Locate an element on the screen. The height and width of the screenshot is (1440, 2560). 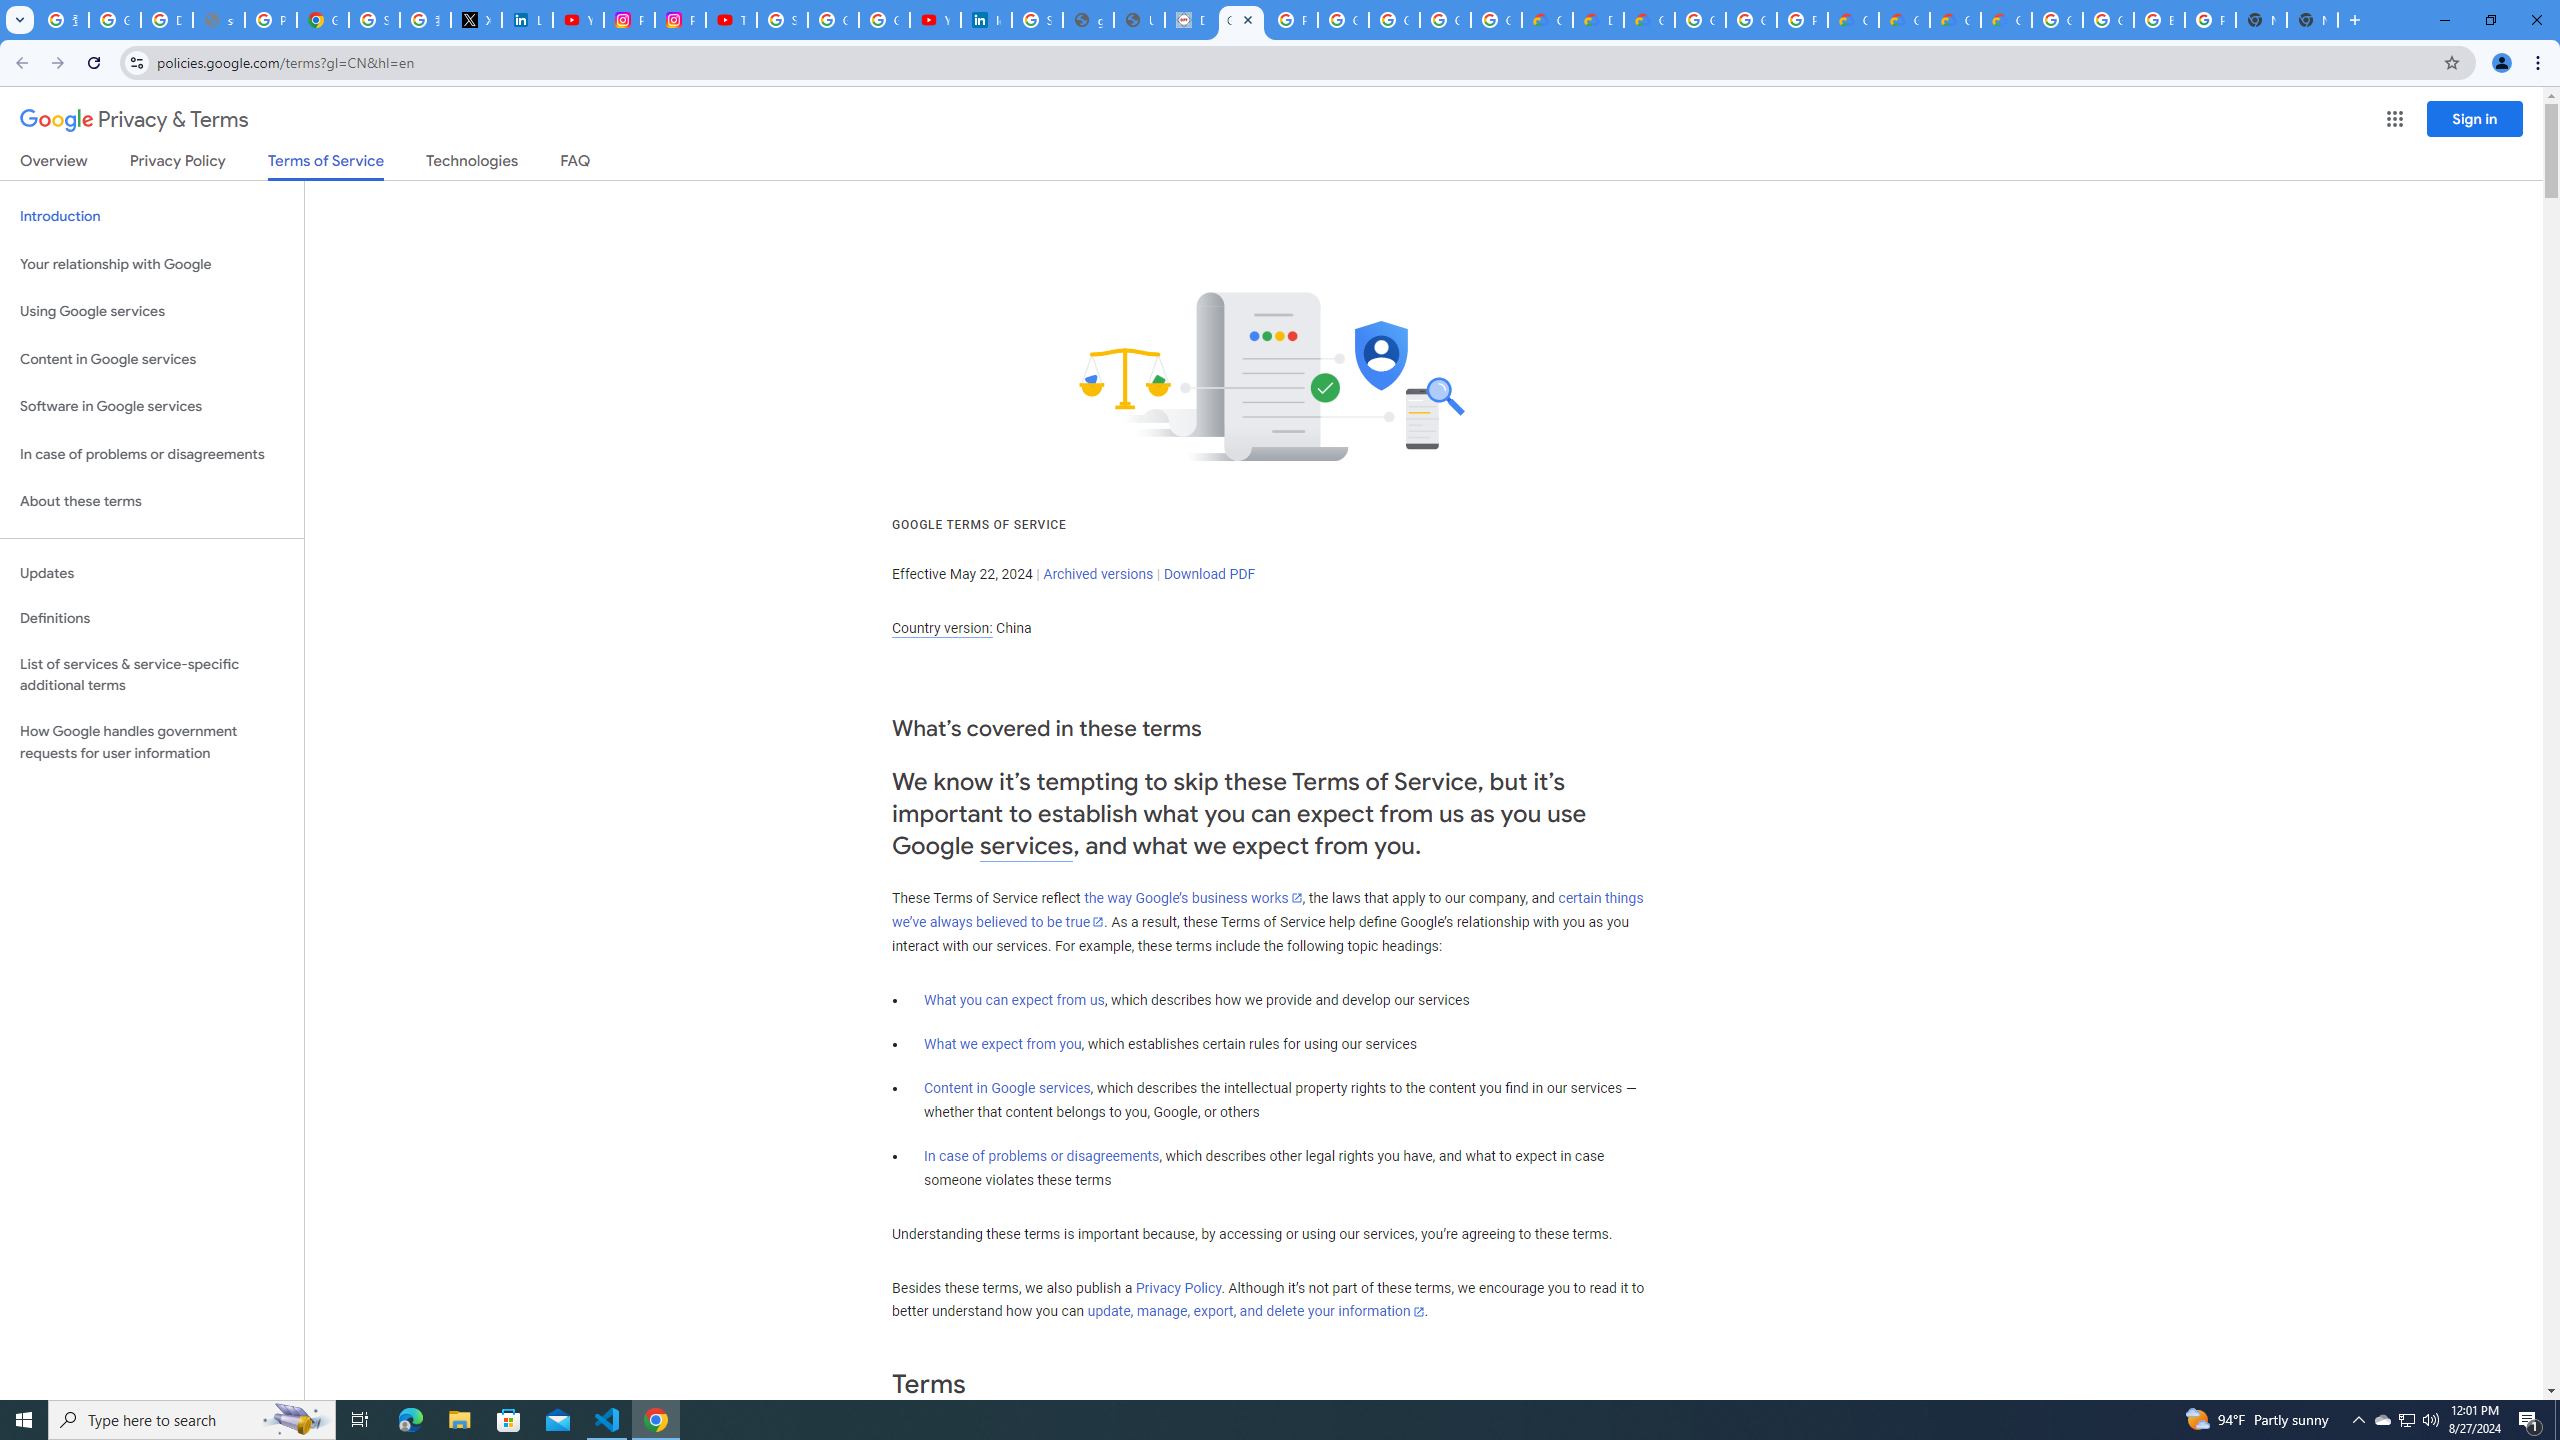
'Using Google services' is located at coordinates (151, 310).